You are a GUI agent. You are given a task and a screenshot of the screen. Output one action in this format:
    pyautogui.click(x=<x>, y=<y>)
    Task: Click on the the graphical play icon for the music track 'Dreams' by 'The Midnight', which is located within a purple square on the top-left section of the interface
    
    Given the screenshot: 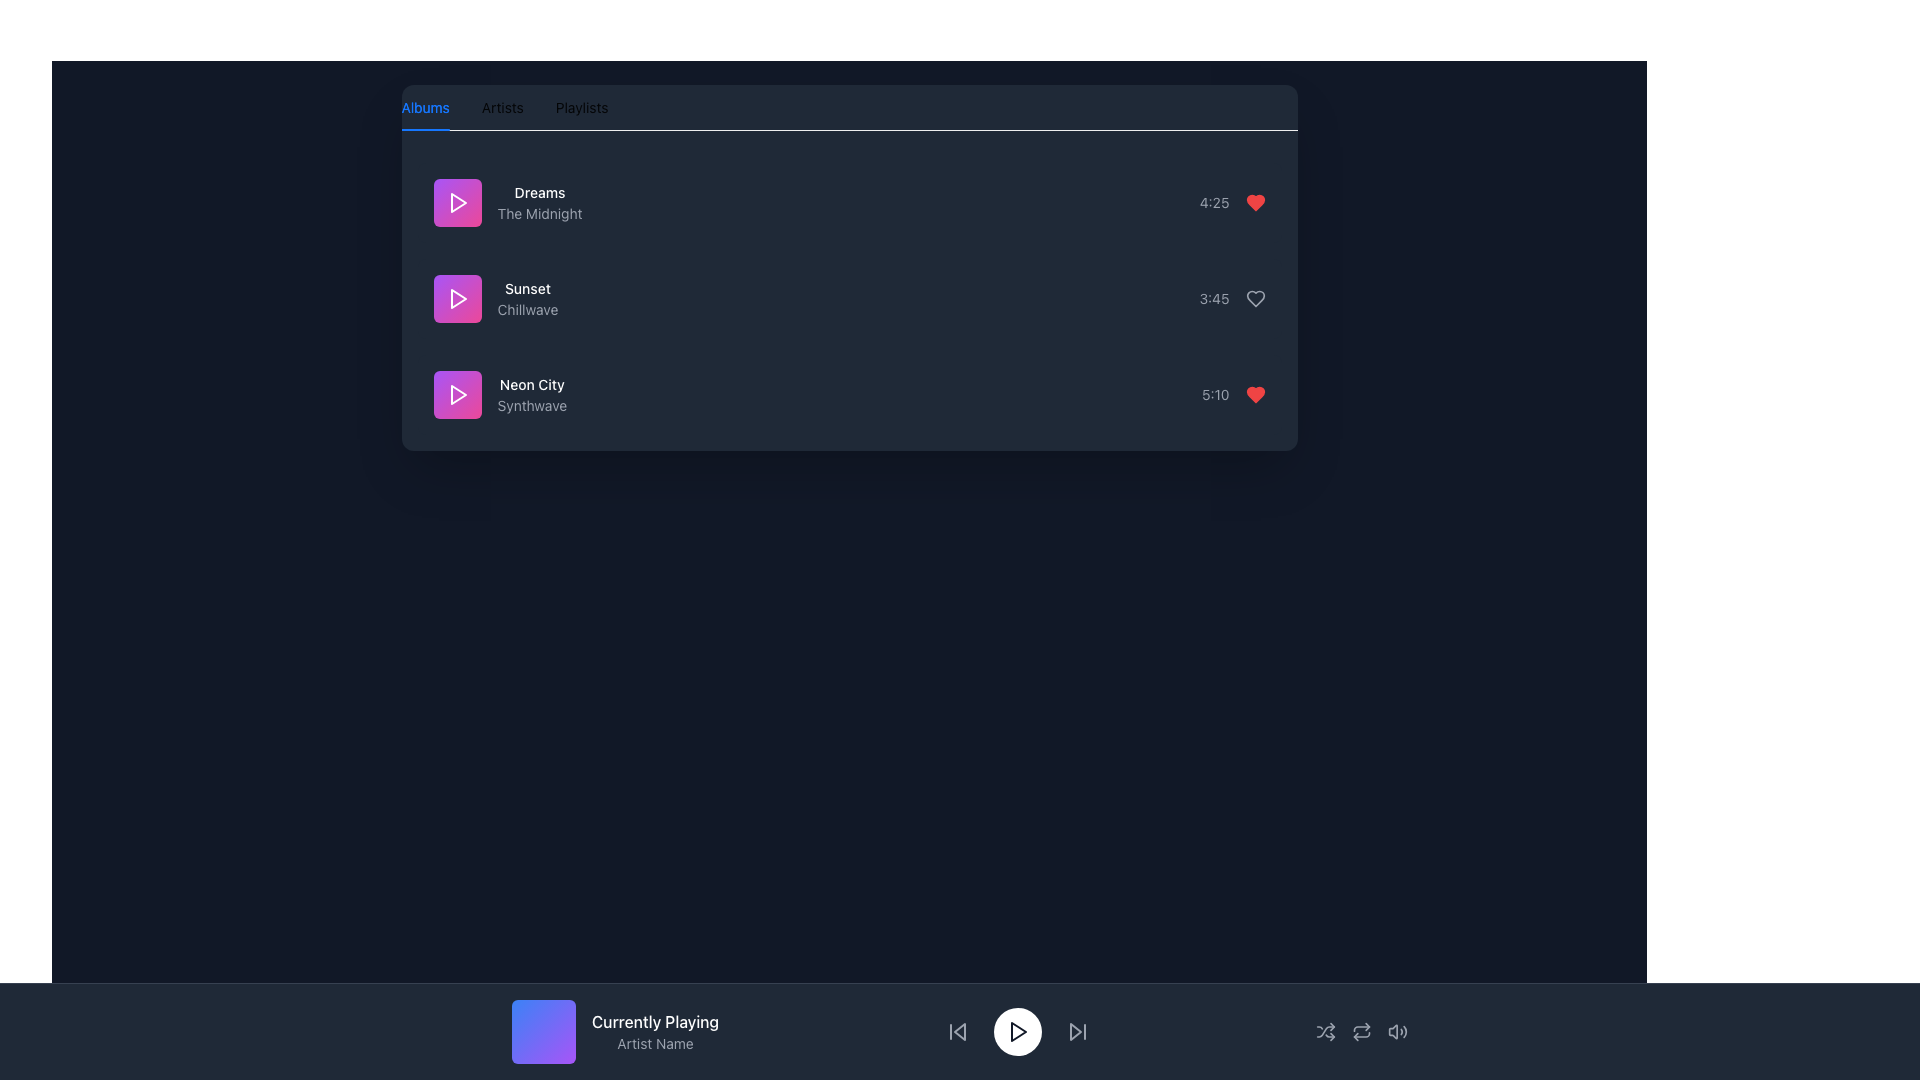 What is the action you would take?
    pyautogui.click(x=457, y=203)
    